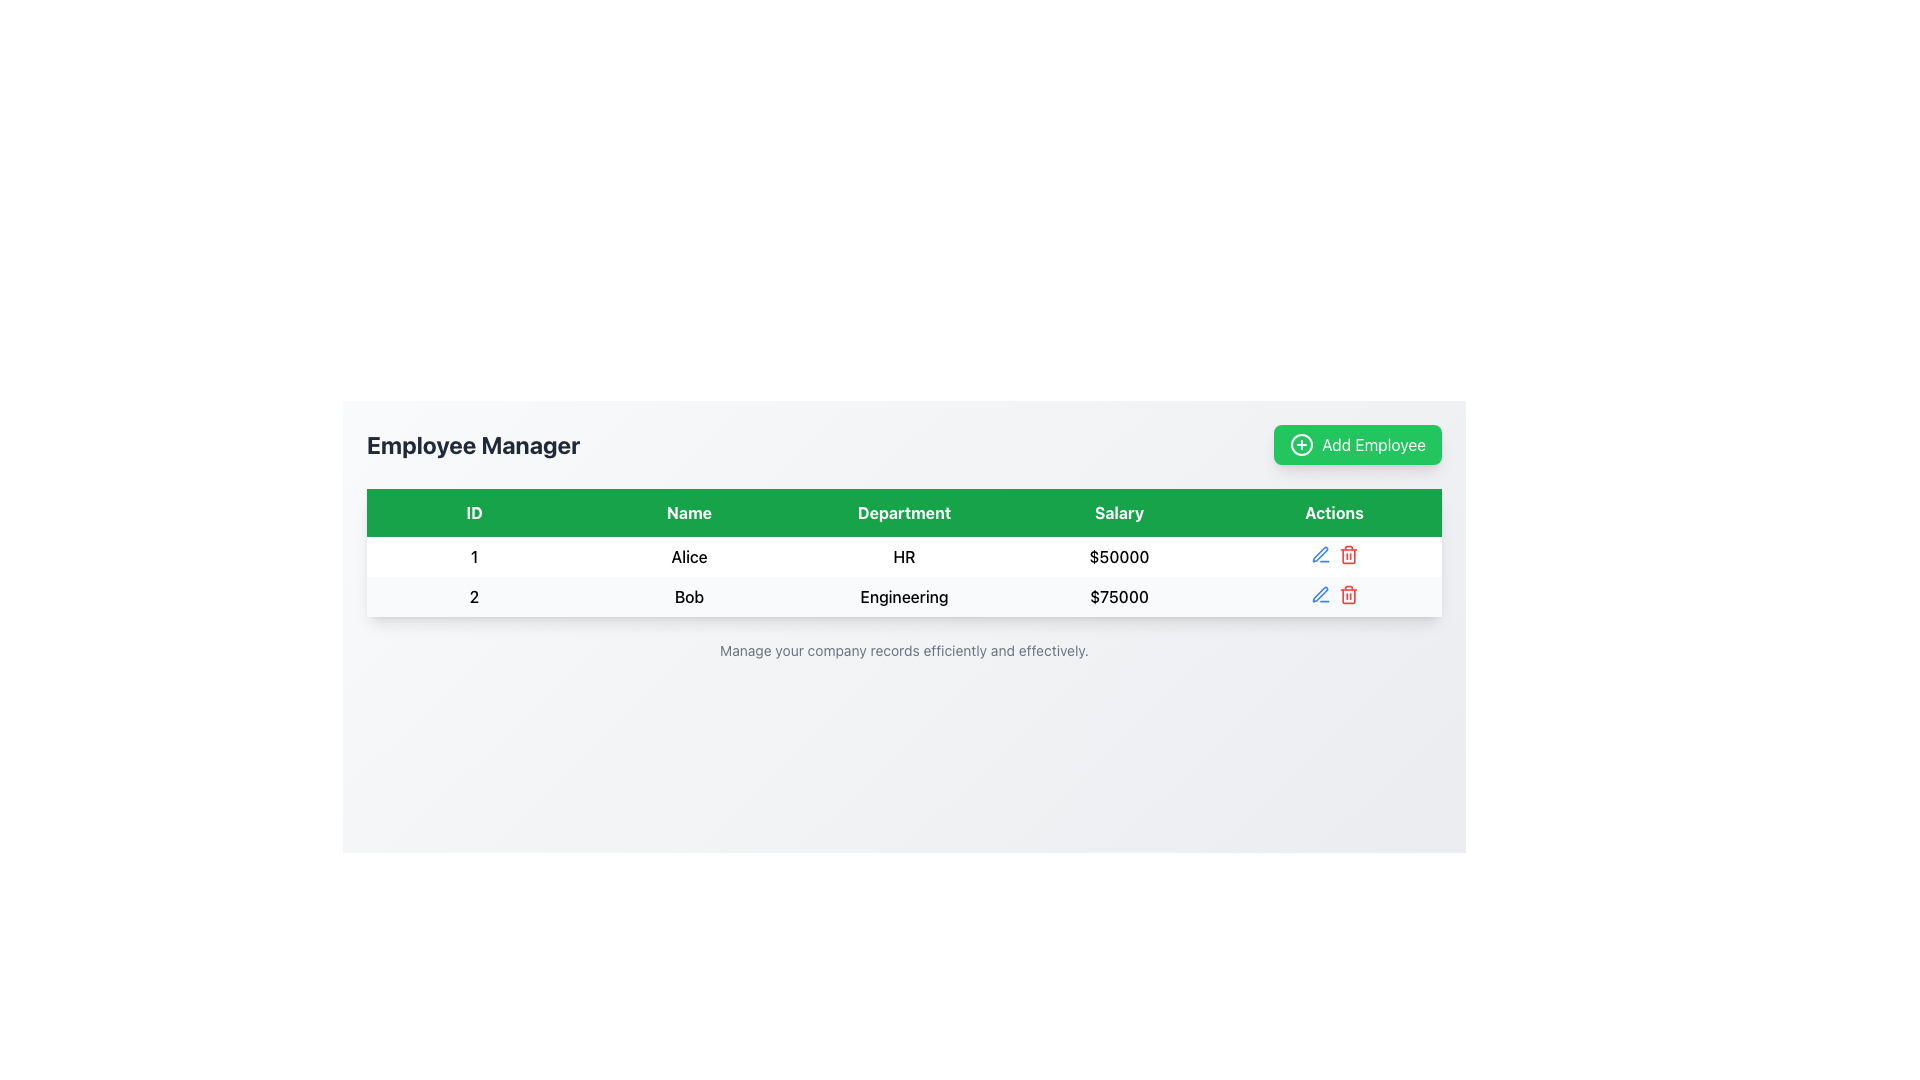 Image resolution: width=1920 pixels, height=1080 pixels. What do you see at coordinates (903, 512) in the screenshot?
I see `the text label indicating the header for the 'Department' column in the table, which is the third column header situated between 'Name' and 'Salary'` at bounding box center [903, 512].